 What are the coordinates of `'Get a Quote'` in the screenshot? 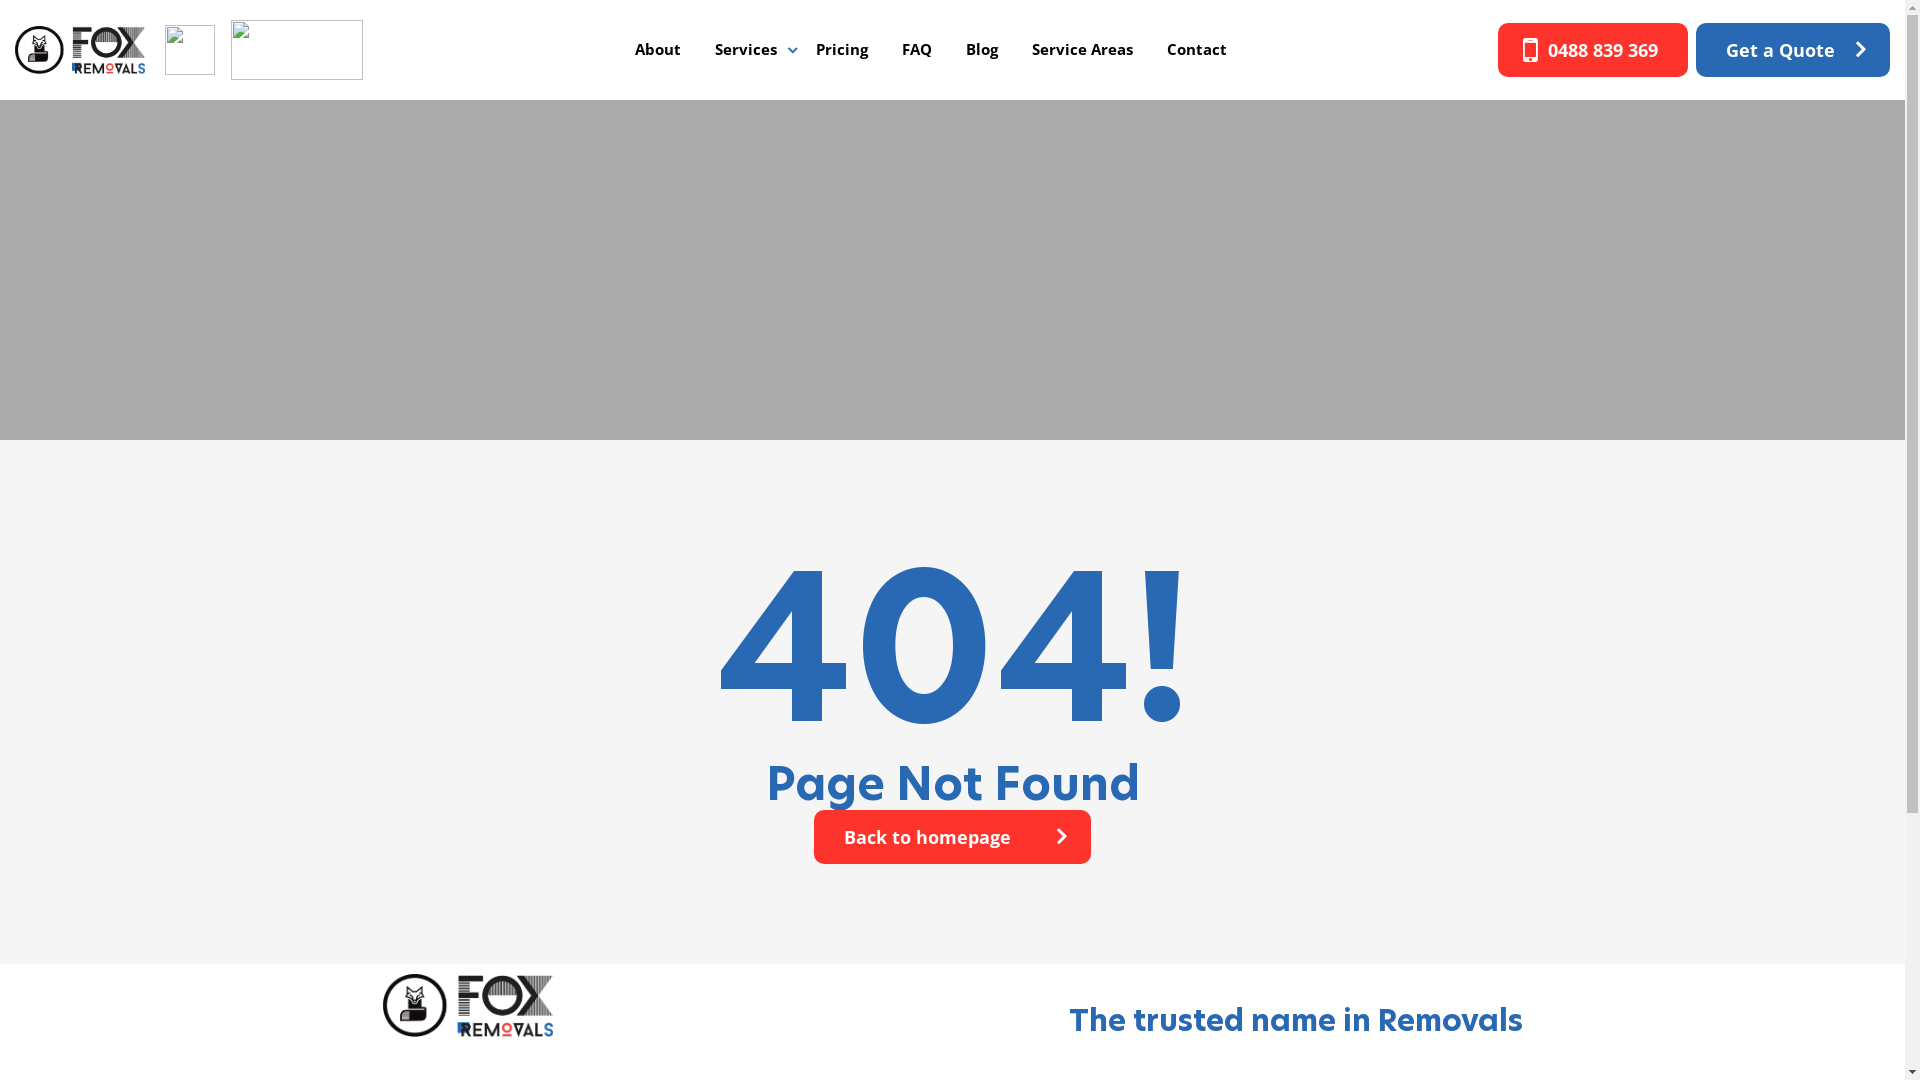 It's located at (1793, 49).